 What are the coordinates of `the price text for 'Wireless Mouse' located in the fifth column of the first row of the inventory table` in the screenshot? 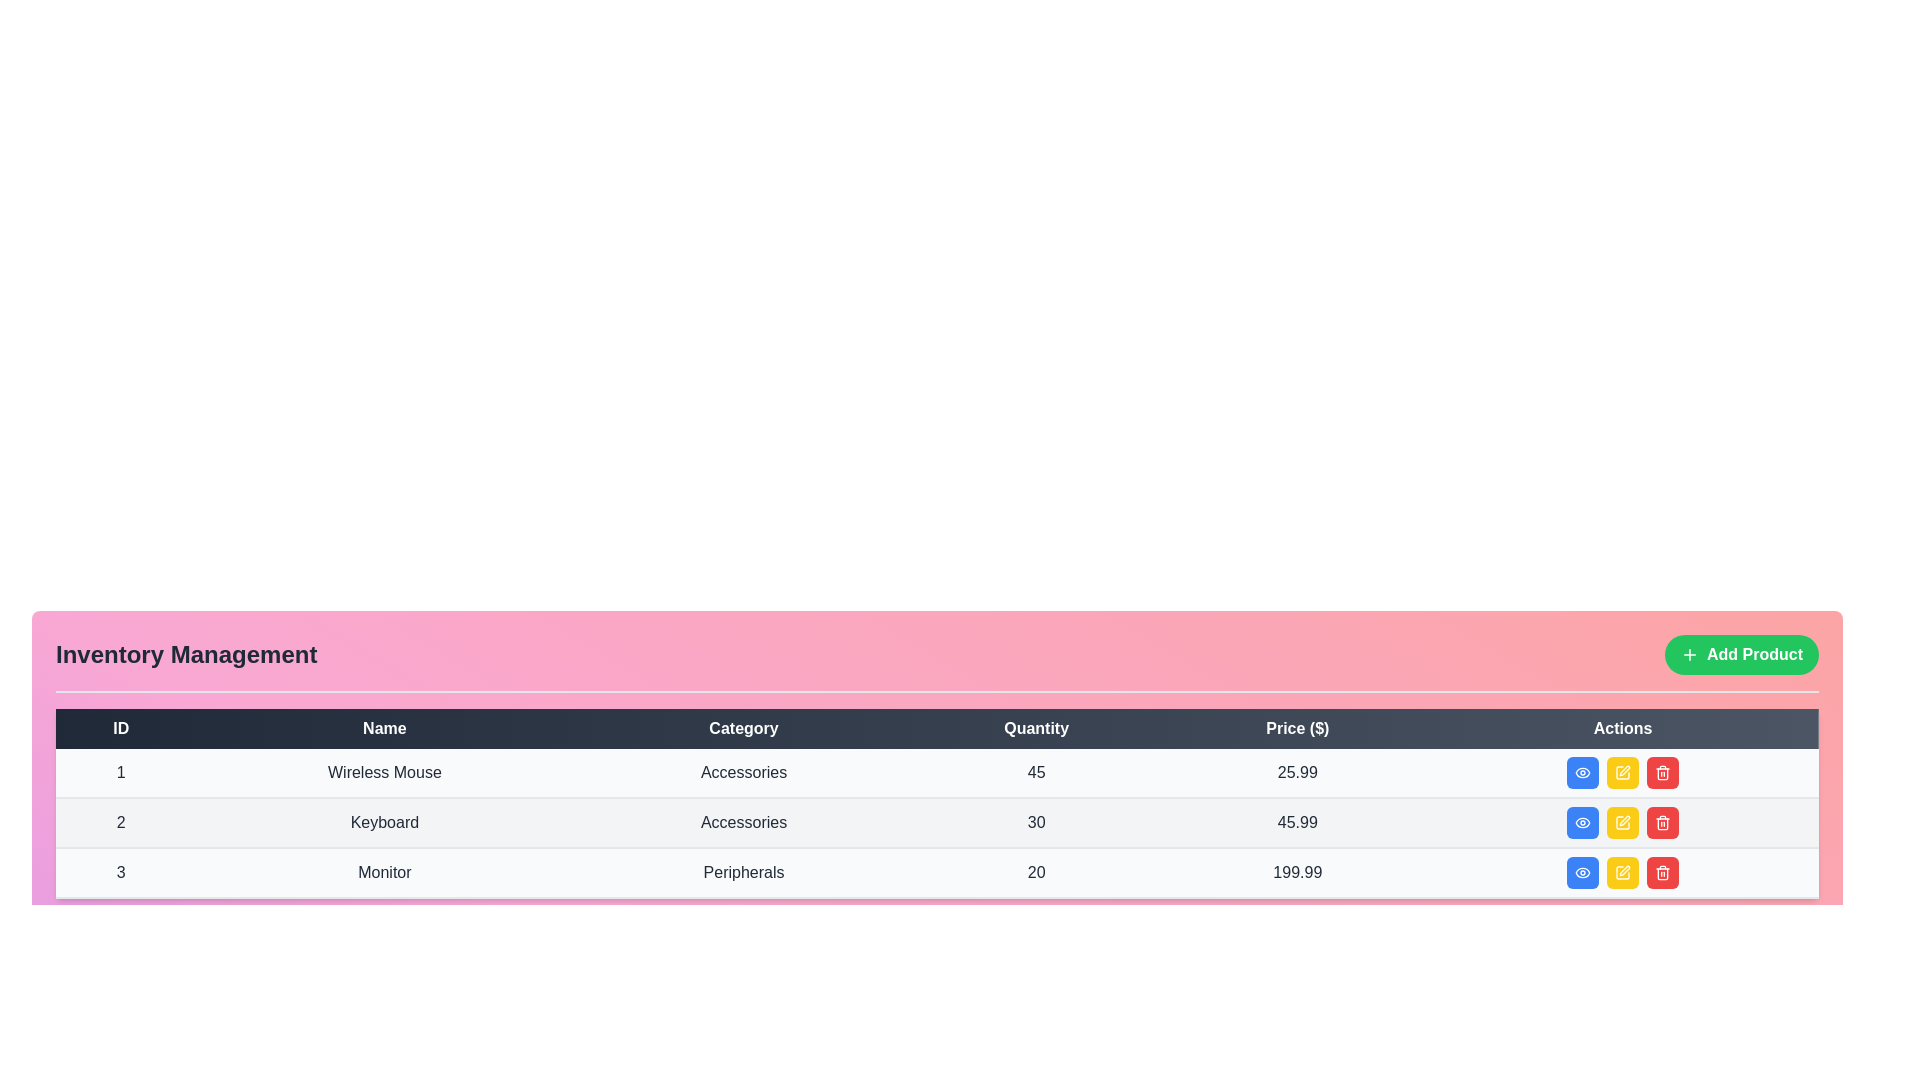 It's located at (1297, 772).